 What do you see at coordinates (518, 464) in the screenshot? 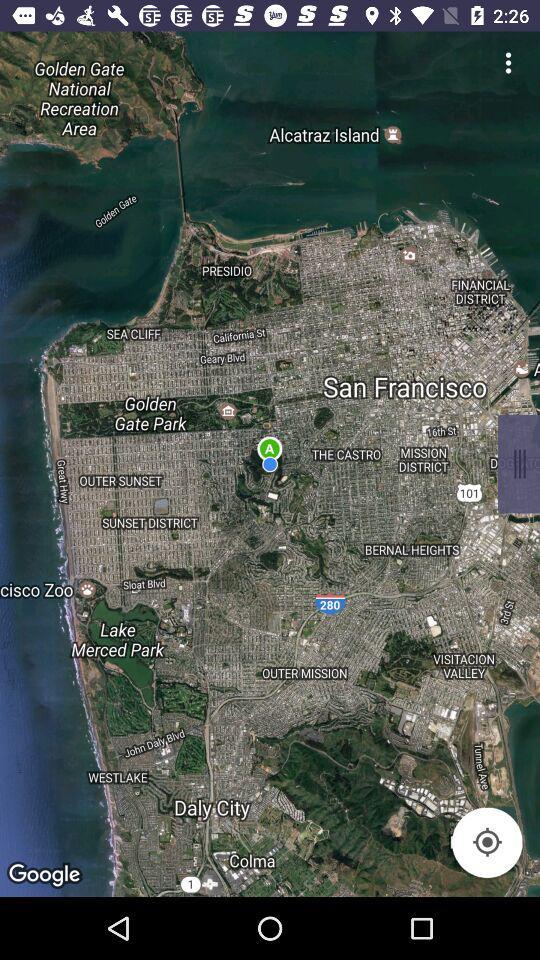
I see `sidebar` at bounding box center [518, 464].